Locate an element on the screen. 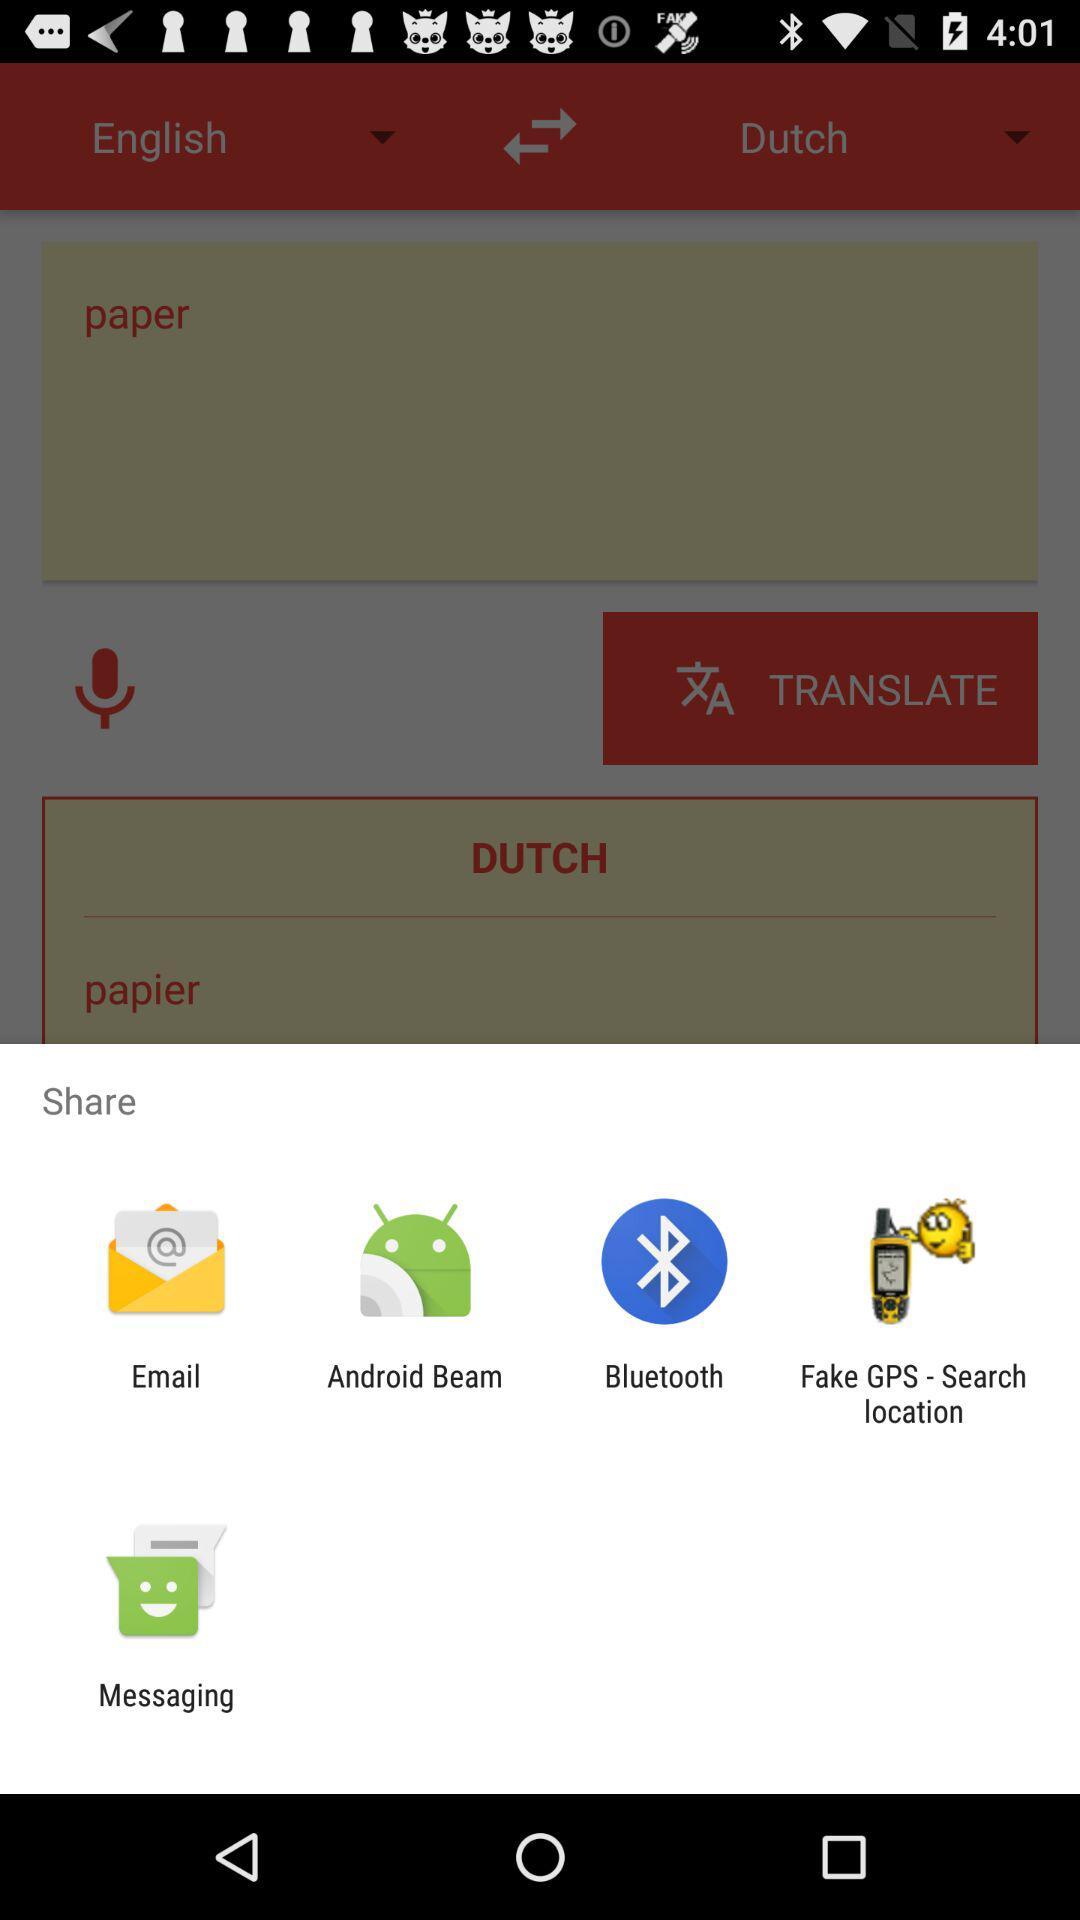  the app to the left of the android beam is located at coordinates (165, 1392).